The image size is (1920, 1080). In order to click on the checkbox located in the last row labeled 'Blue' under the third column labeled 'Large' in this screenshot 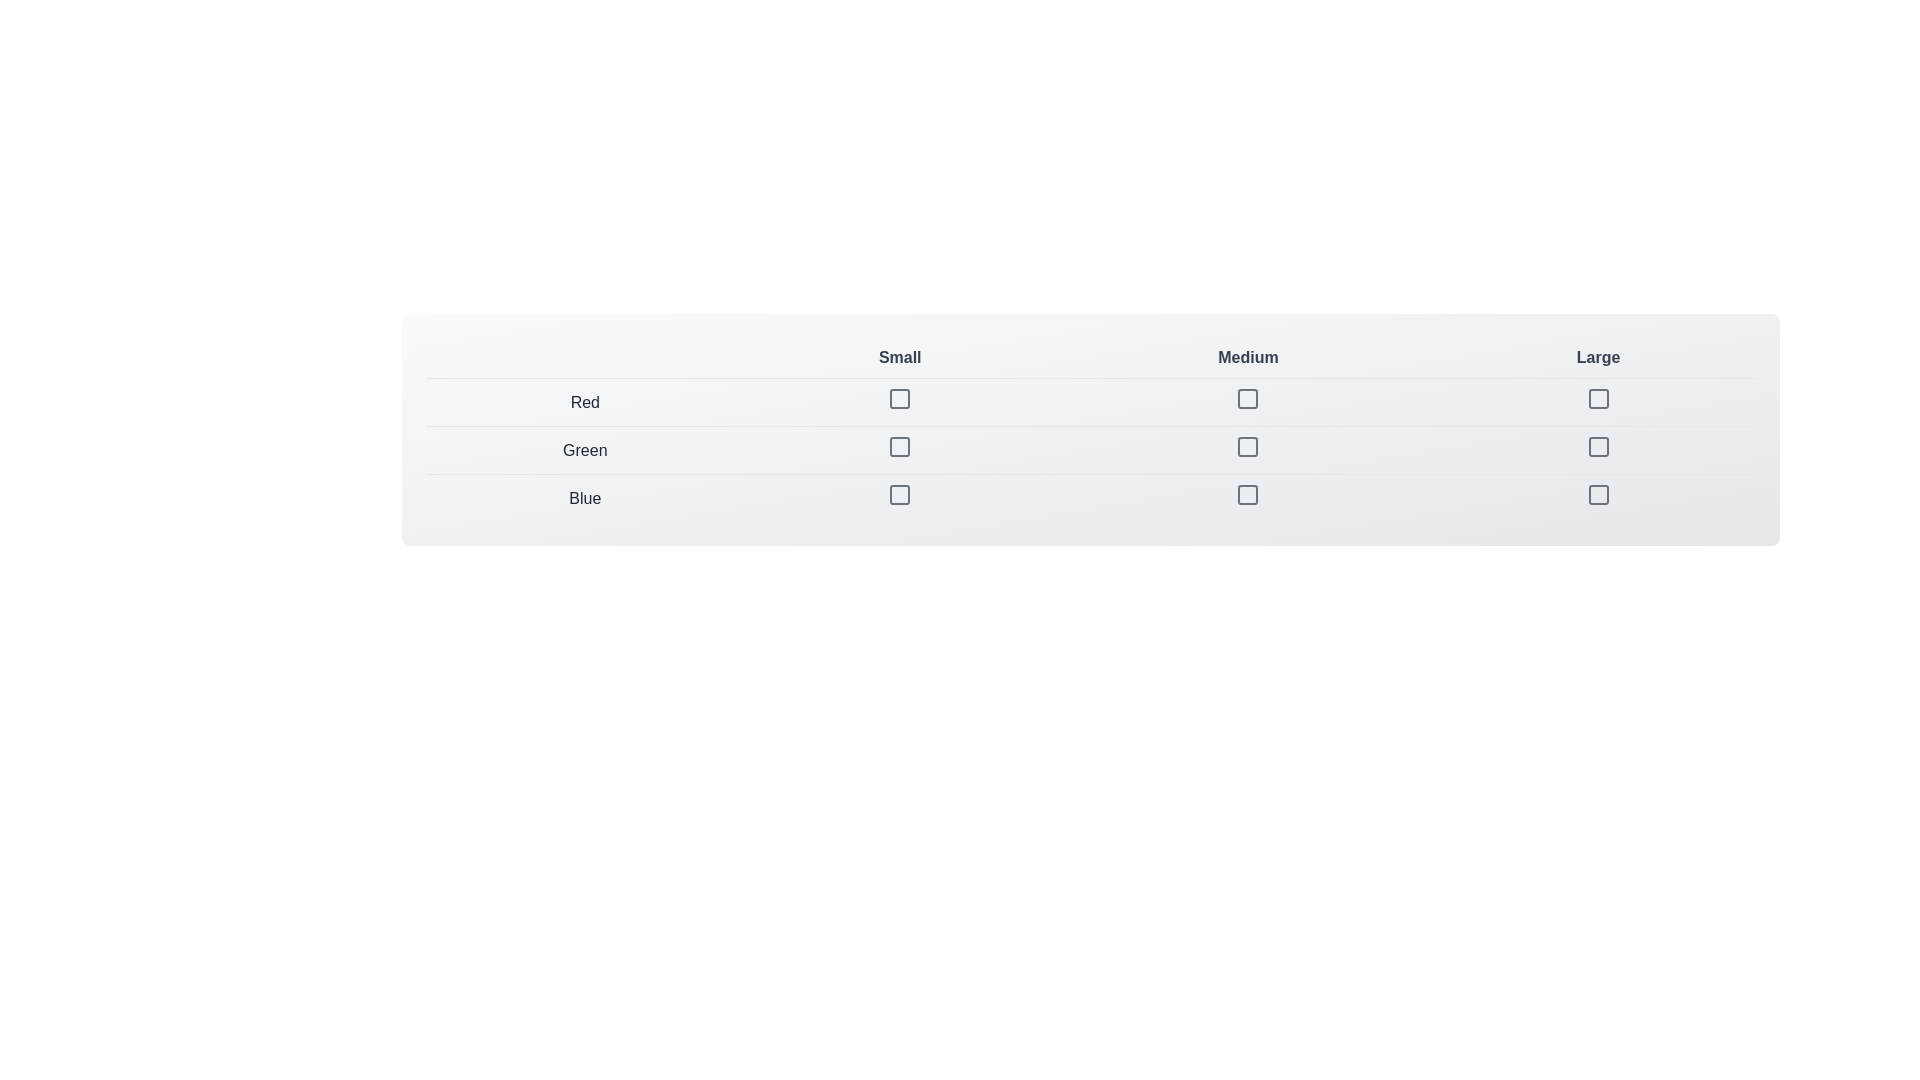, I will do `click(1597, 494)`.